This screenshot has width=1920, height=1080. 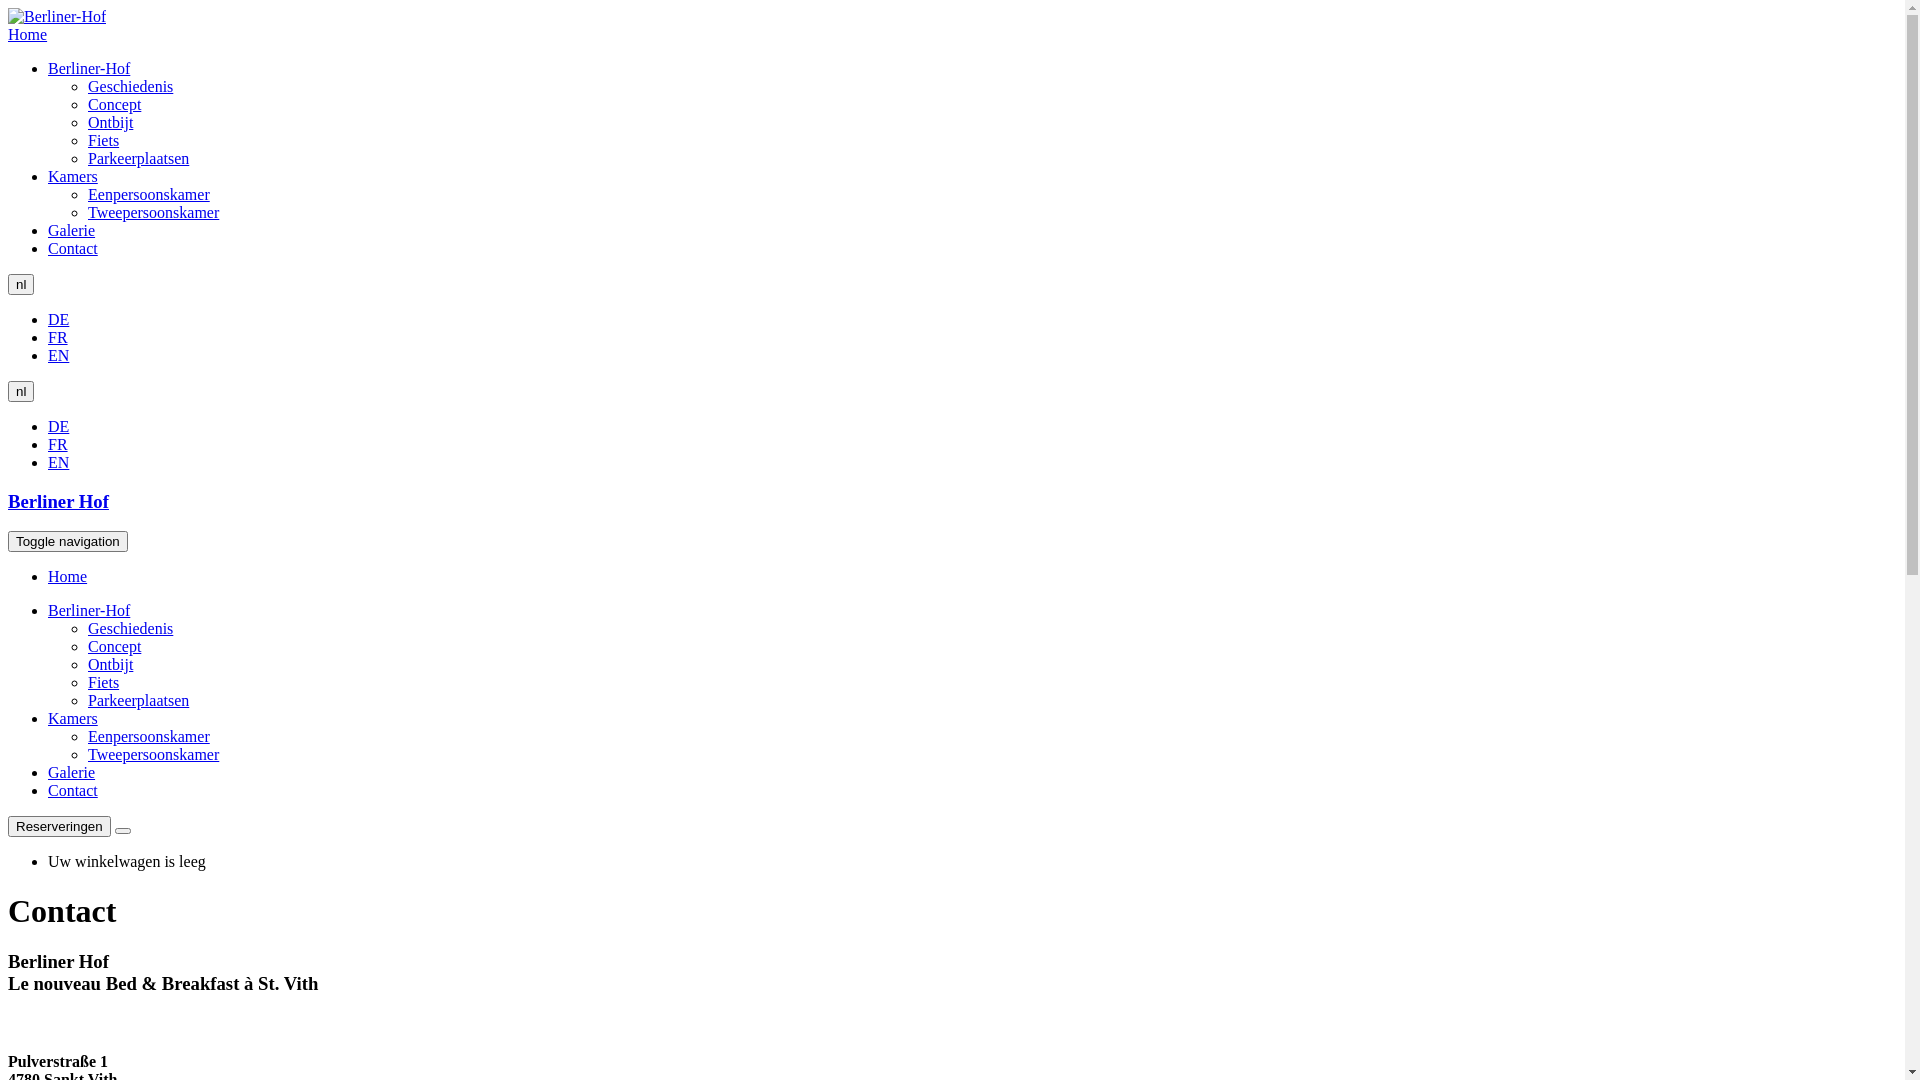 What do you see at coordinates (71, 771) in the screenshot?
I see `'Galerie'` at bounding box center [71, 771].